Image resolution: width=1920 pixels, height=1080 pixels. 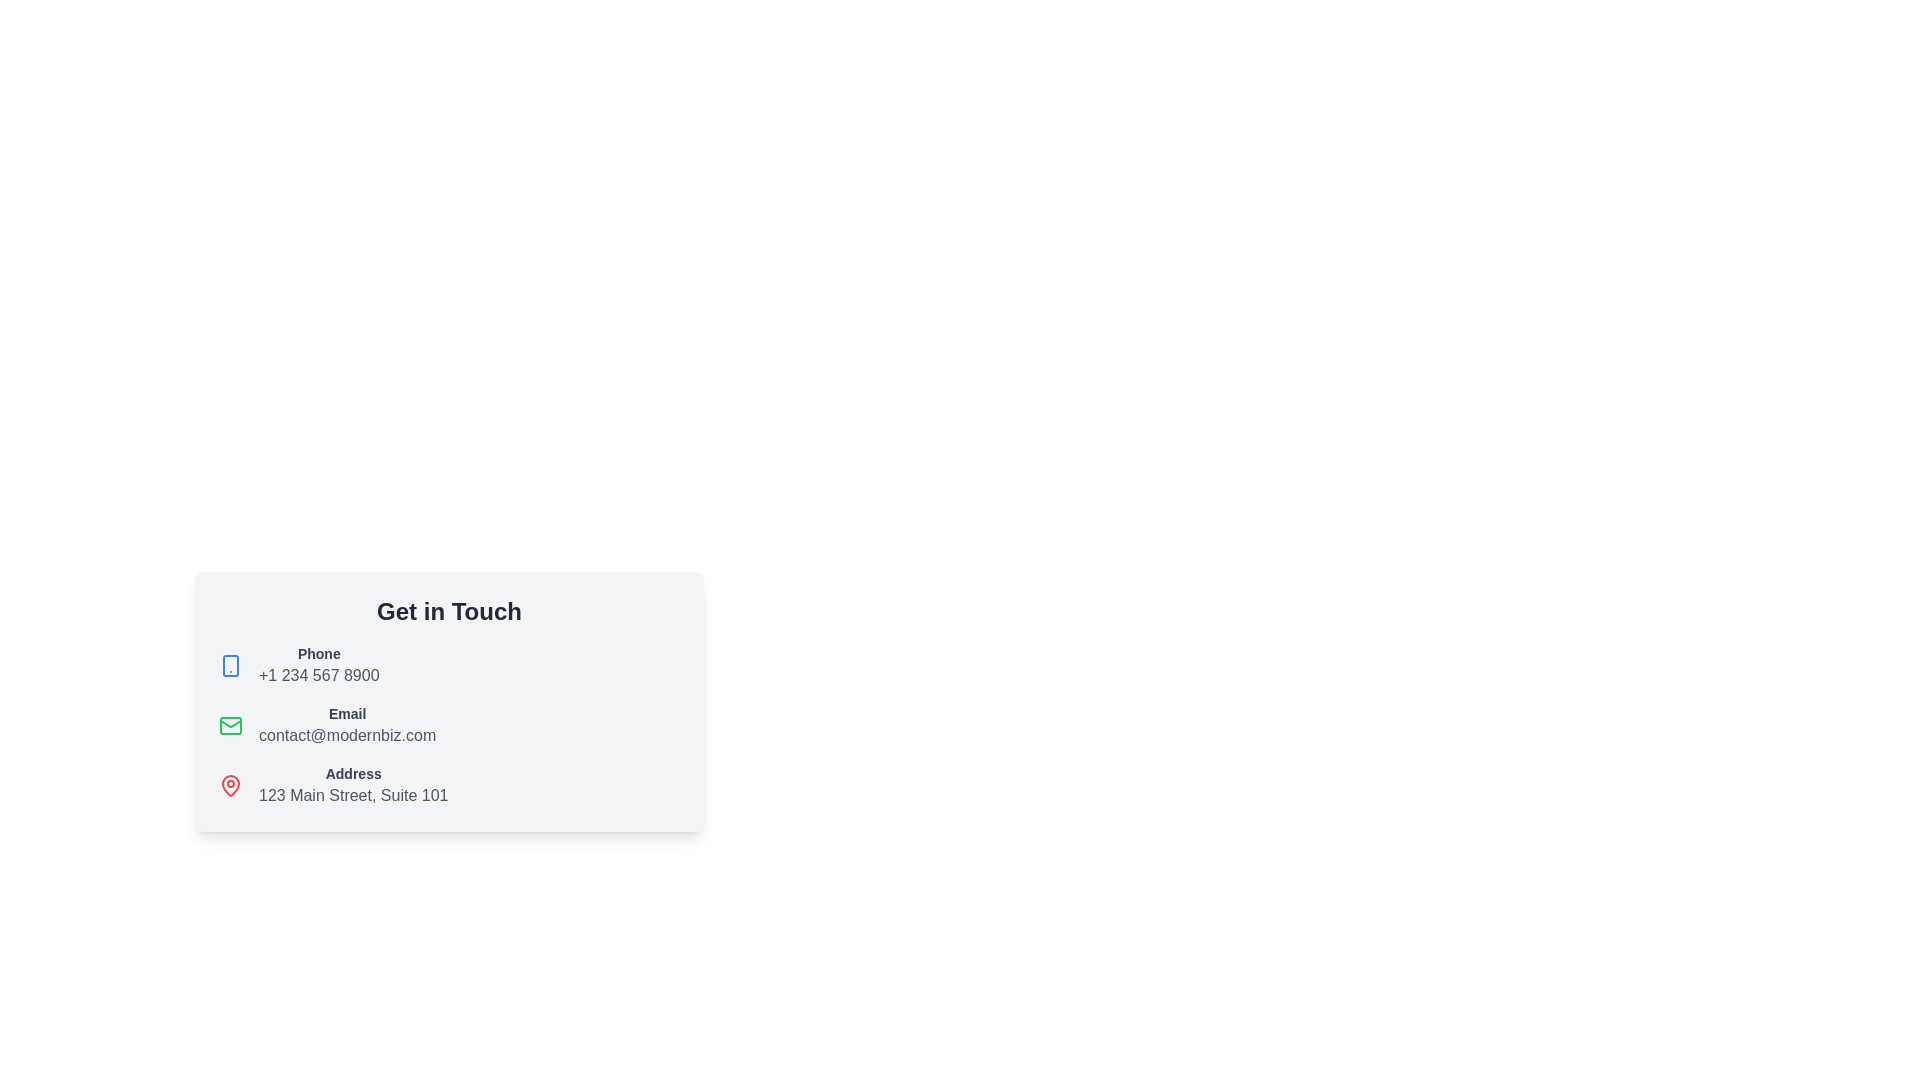 I want to click on the email icon located in the Email section of the contact card, which is the second icon in the vertical arrangement of contact symbols, so click(x=230, y=722).